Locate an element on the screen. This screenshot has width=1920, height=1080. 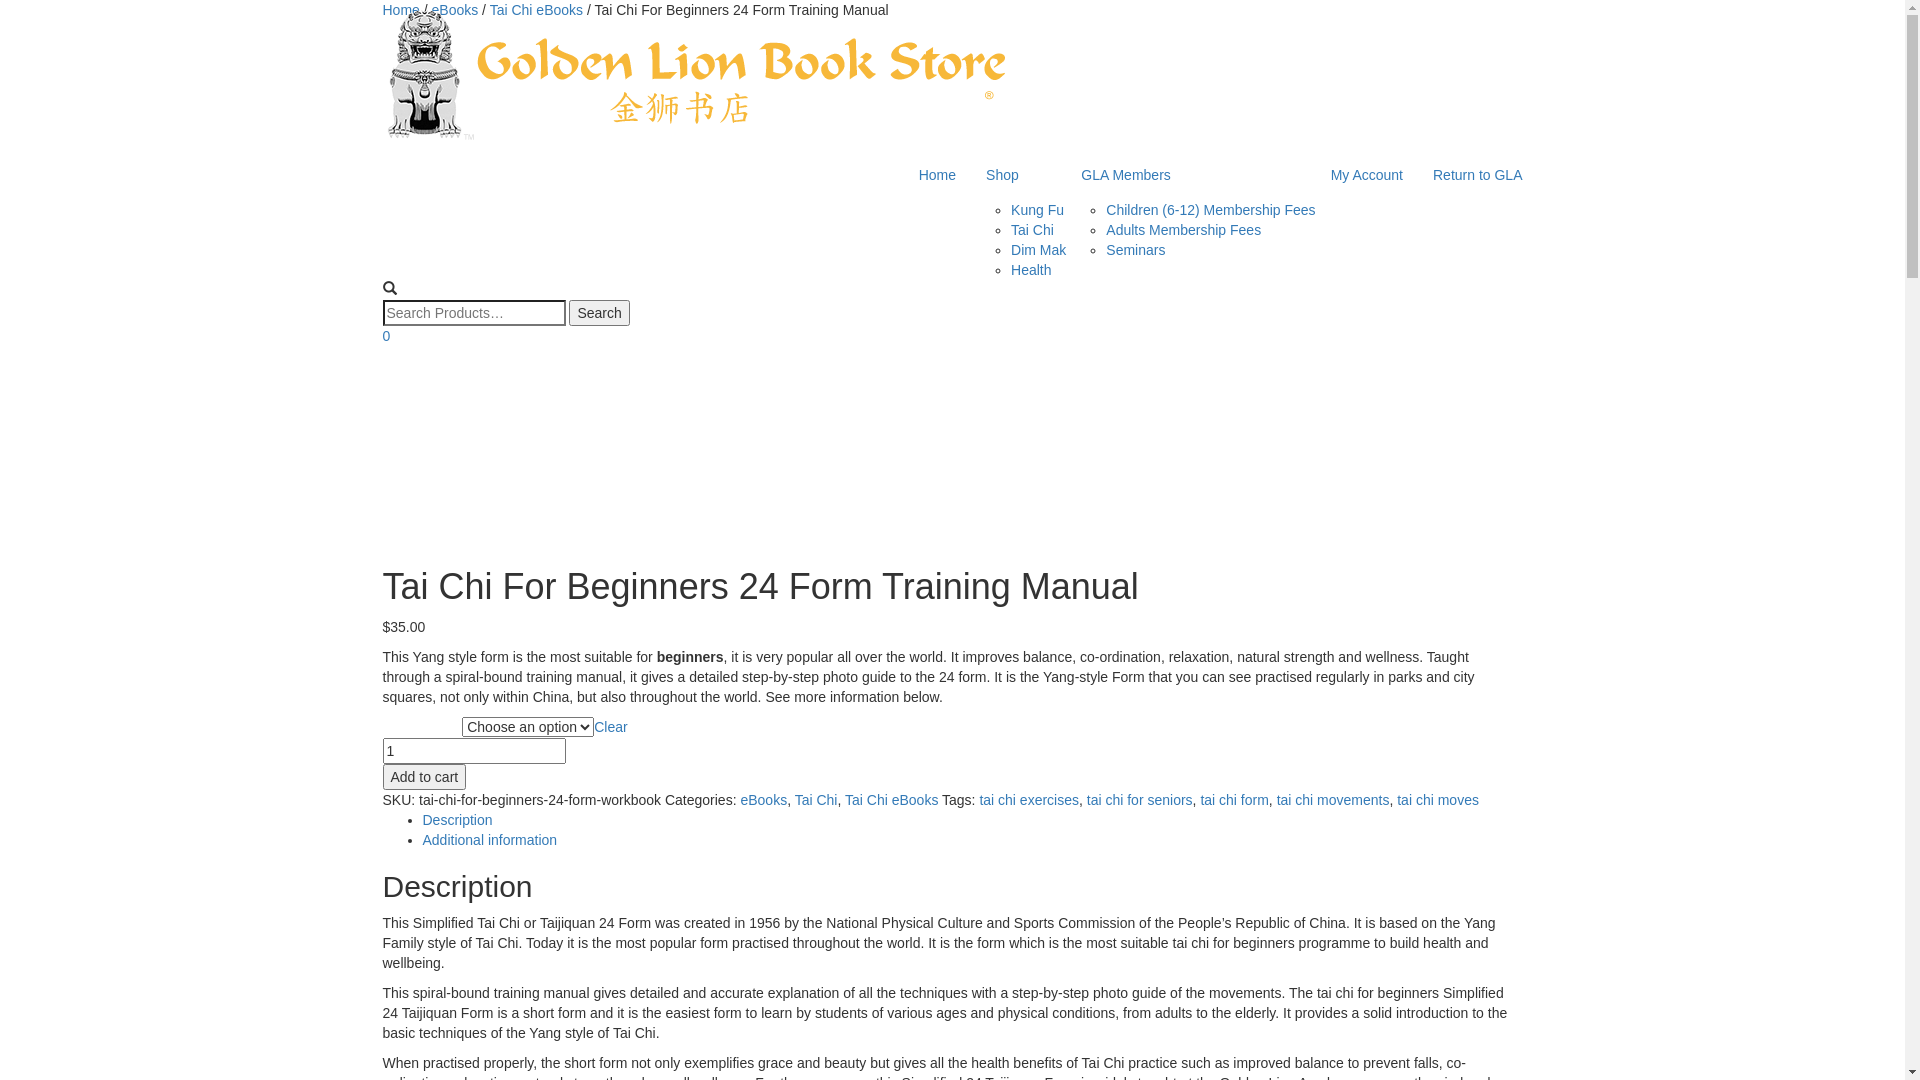
'Seminars' is located at coordinates (1135, 249).